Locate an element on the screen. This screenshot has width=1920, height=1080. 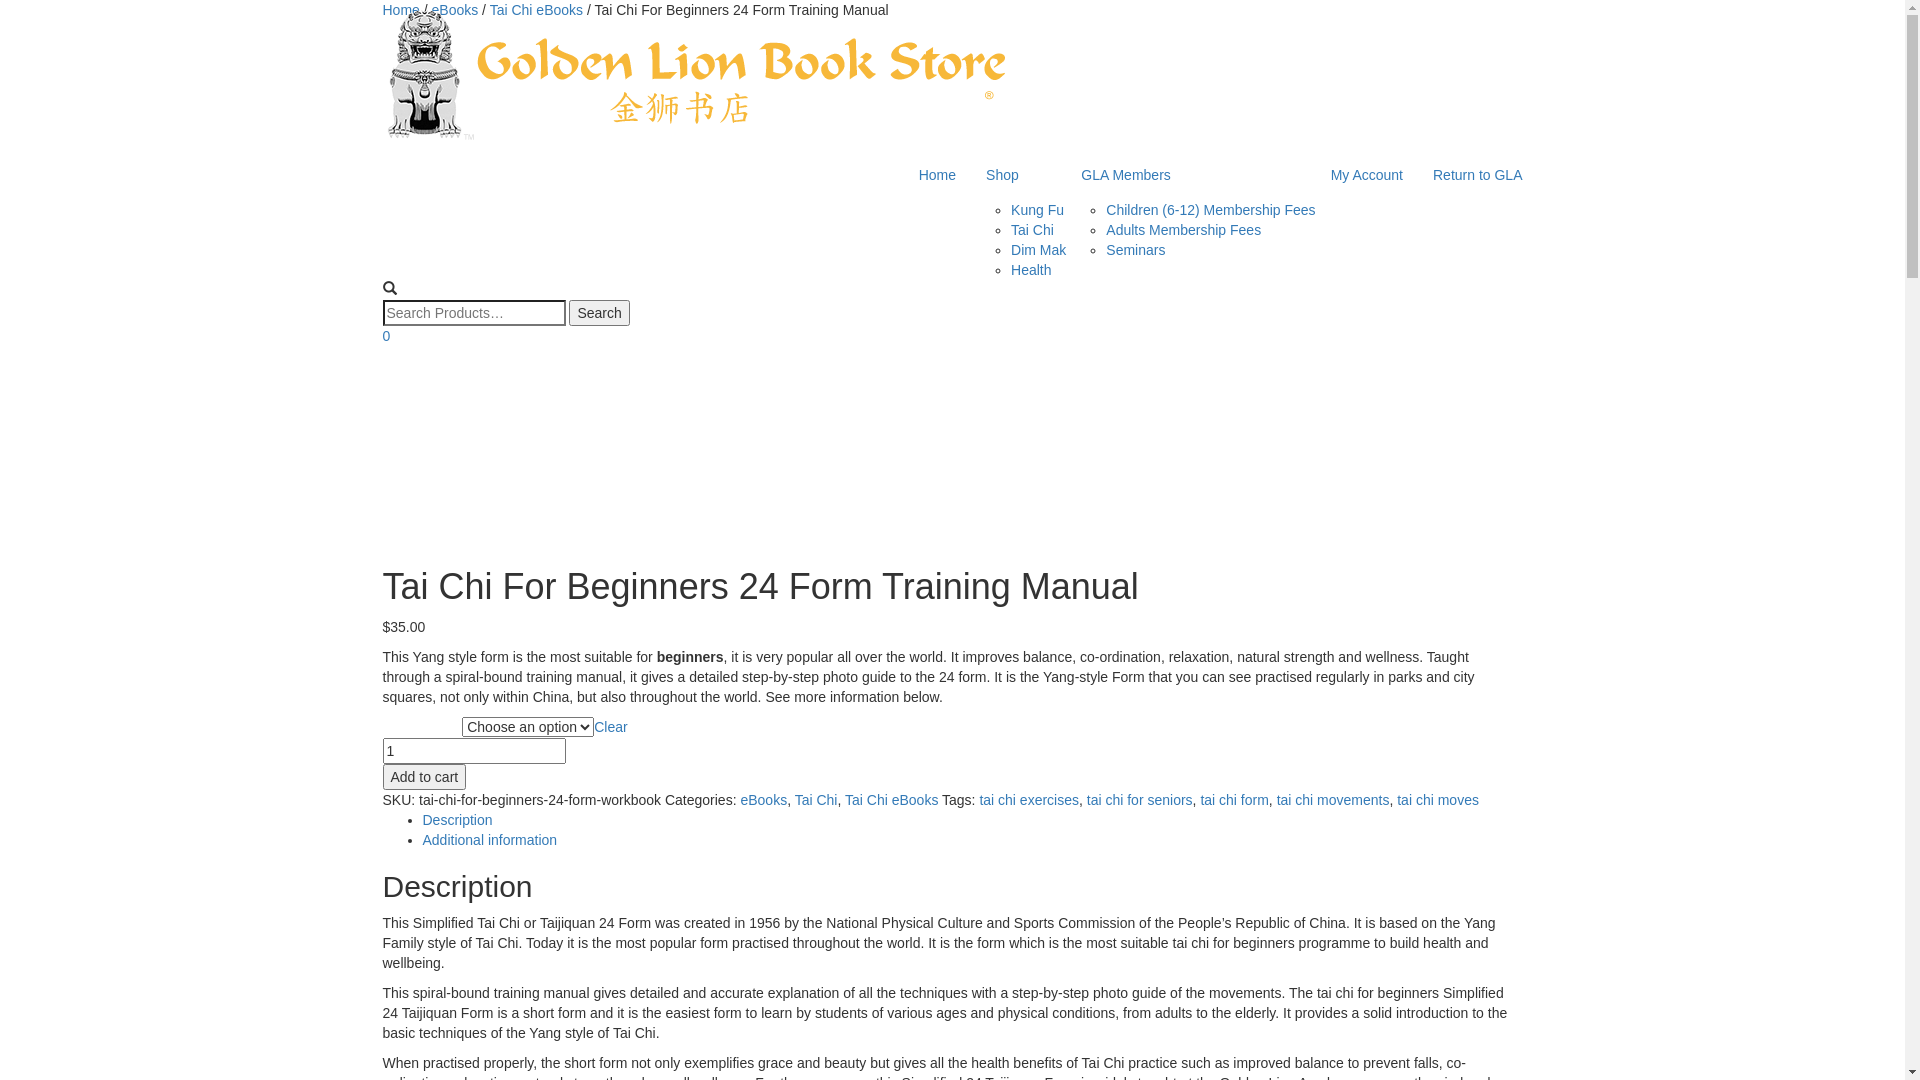
'Seminars' is located at coordinates (1135, 249).